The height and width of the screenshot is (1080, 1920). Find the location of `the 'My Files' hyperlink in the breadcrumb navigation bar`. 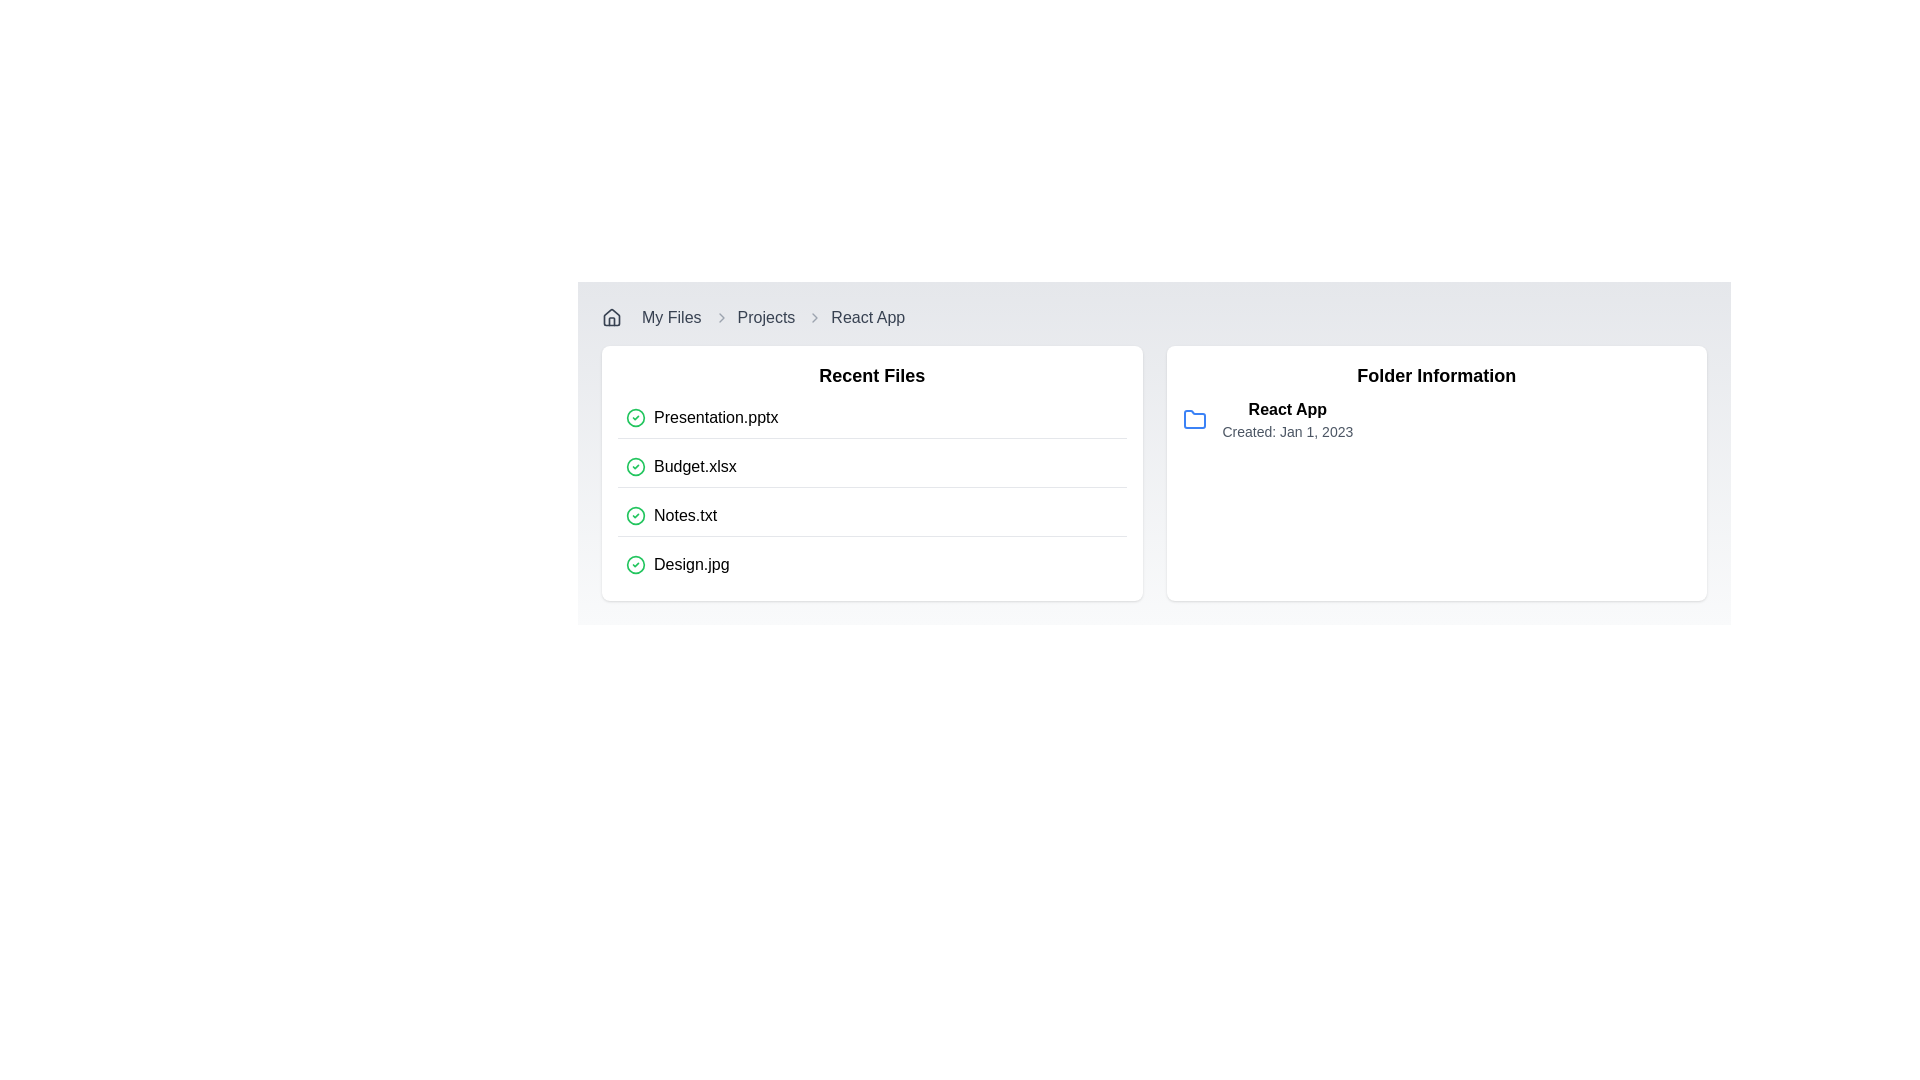

the 'My Files' hyperlink in the breadcrumb navigation bar is located at coordinates (671, 316).